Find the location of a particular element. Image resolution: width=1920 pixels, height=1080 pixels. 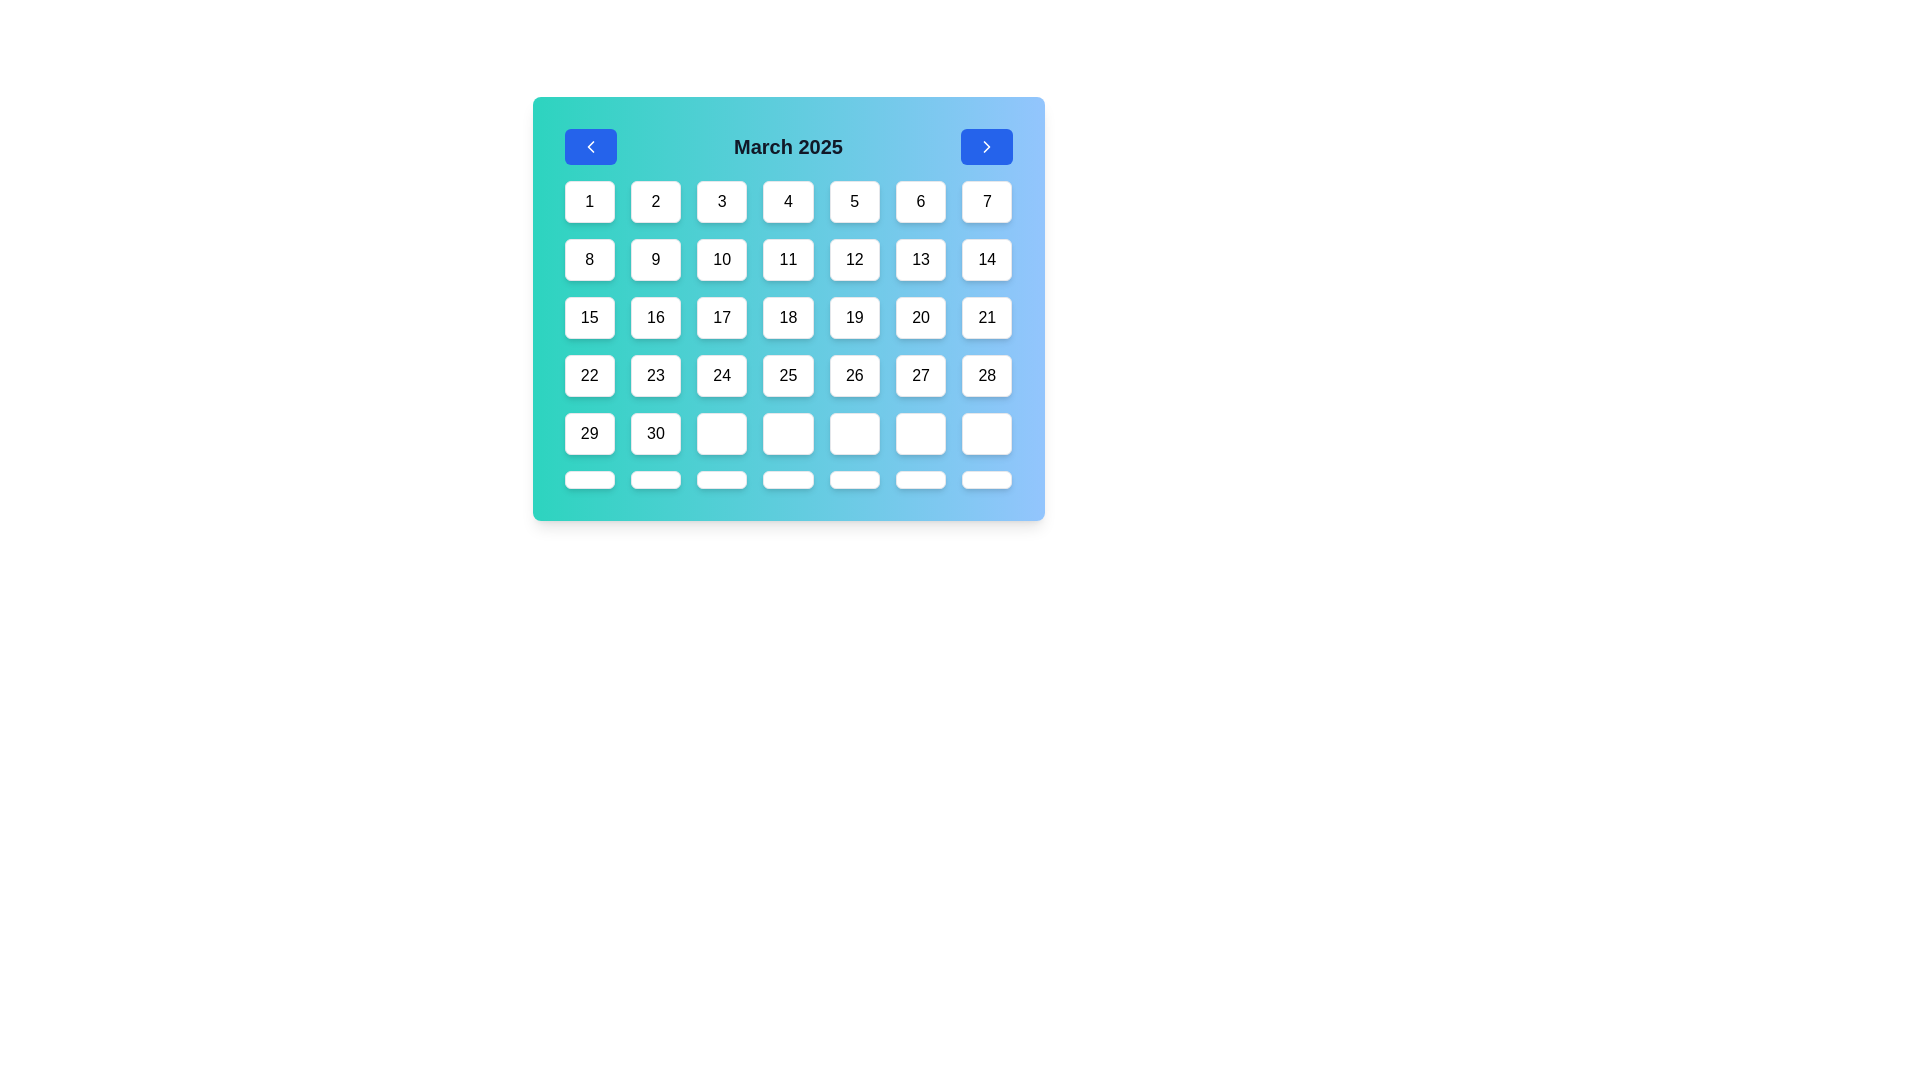

the text label displaying 'March 2025' in bold and large font, located at the top of the calendar interface is located at coordinates (787, 145).